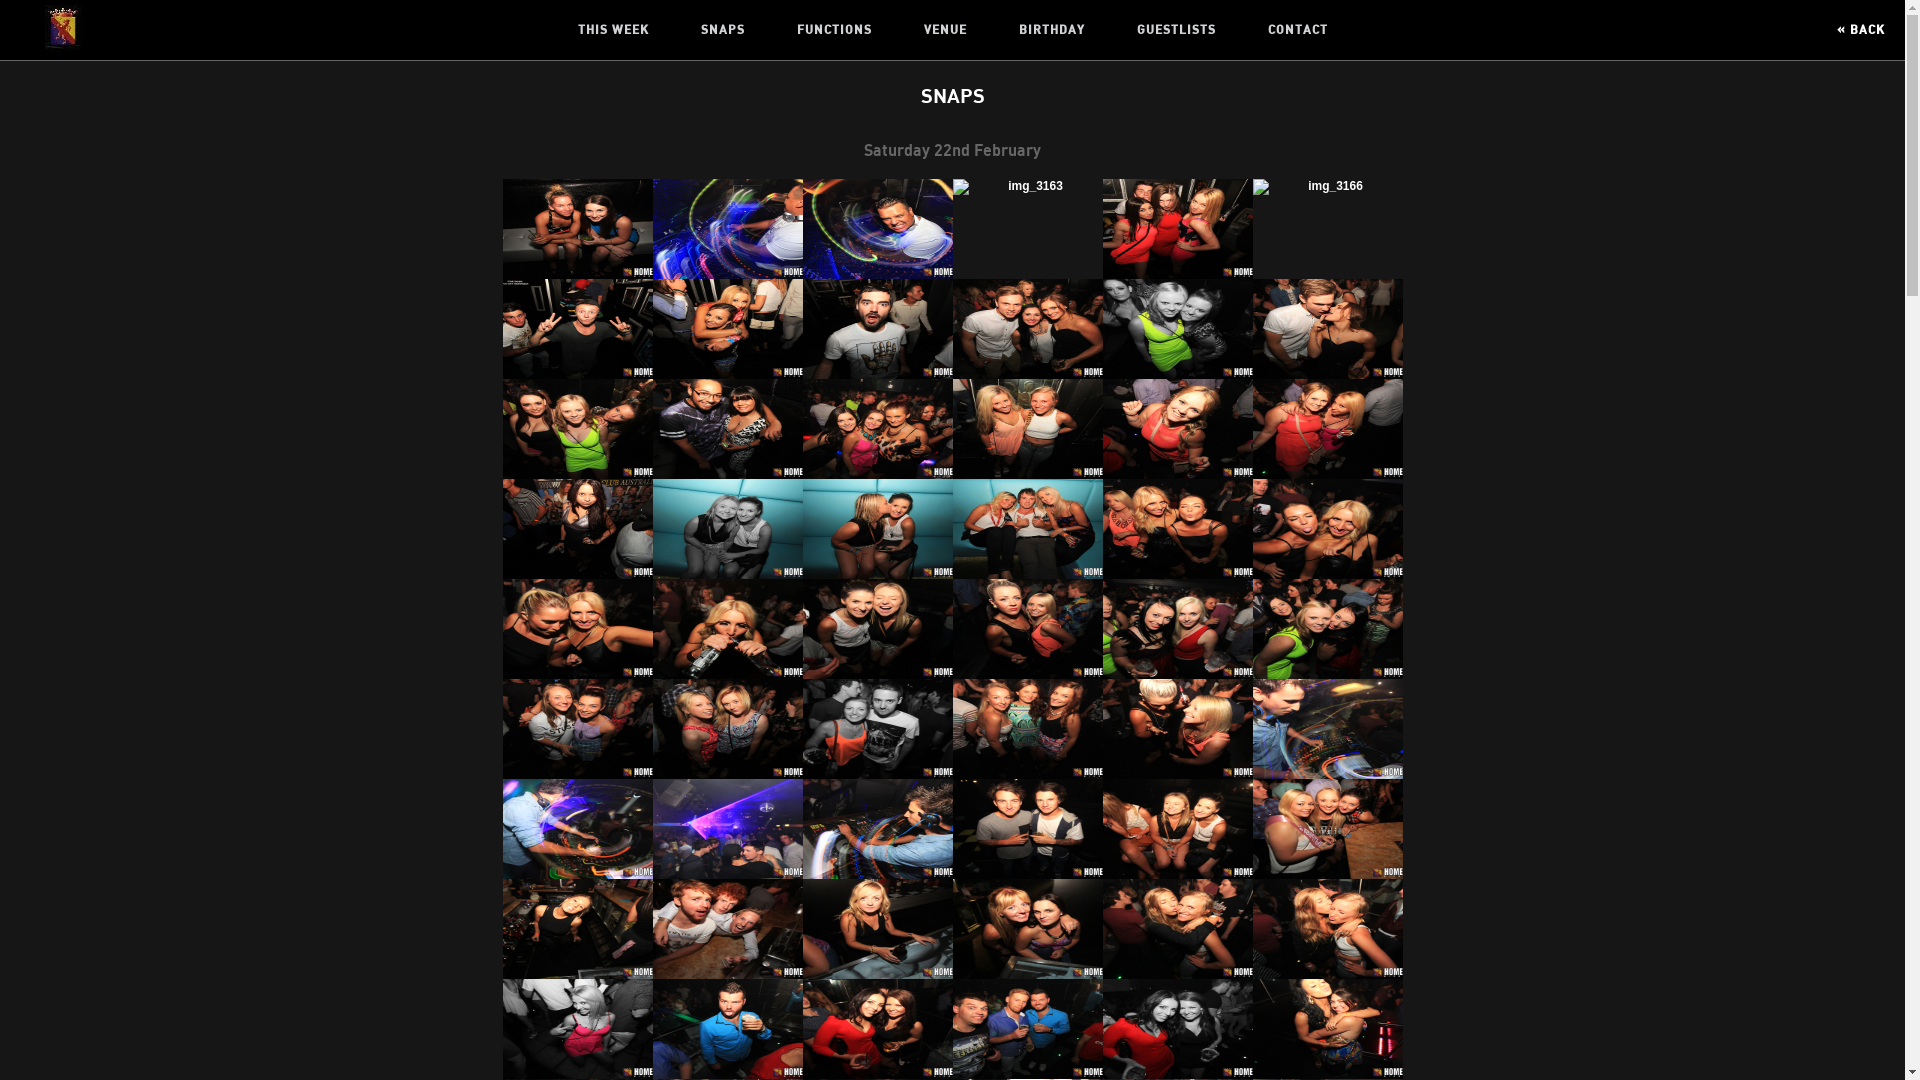 The image size is (1920, 1080). What do you see at coordinates (1297, 30) in the screenshot?
I see `'CONTACT'` at bounding box center [1297, 30].